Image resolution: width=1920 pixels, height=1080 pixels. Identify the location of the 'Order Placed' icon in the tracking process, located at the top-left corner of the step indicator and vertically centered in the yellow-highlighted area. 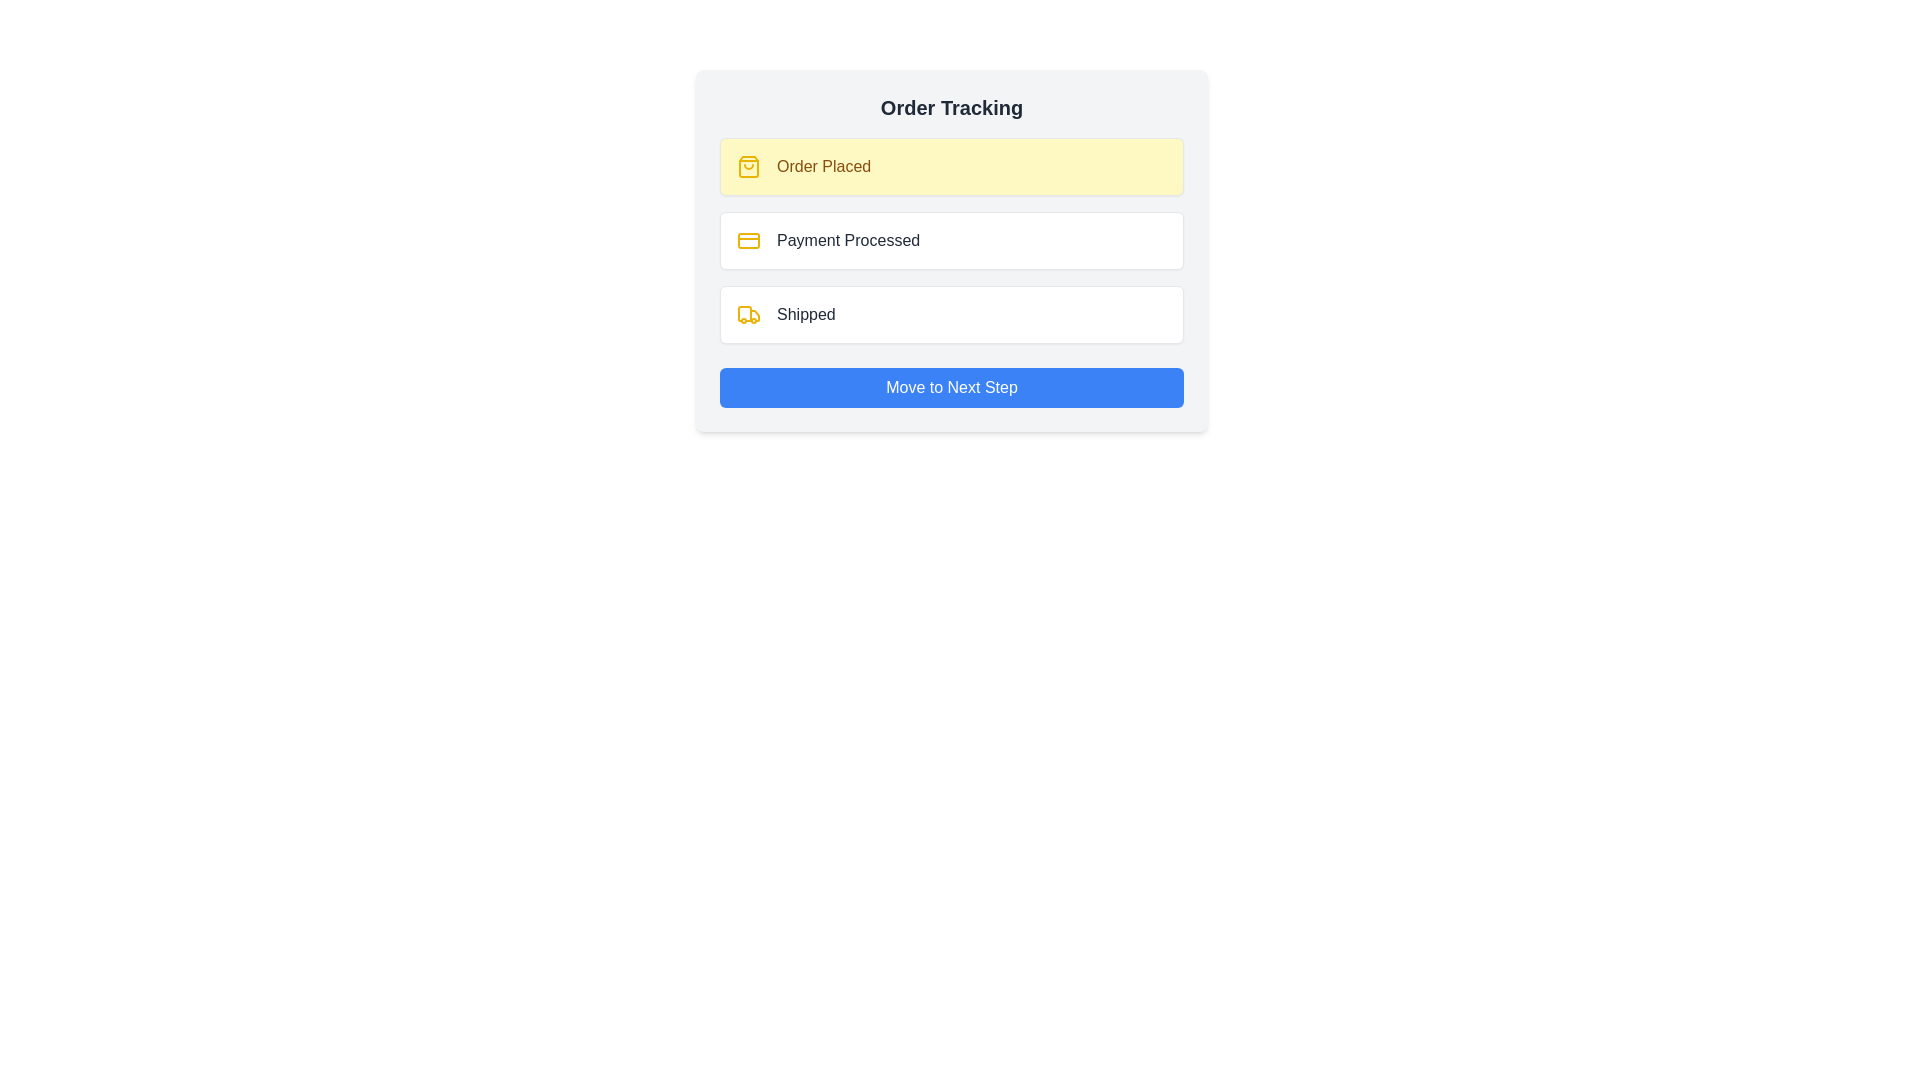
(747, 165).